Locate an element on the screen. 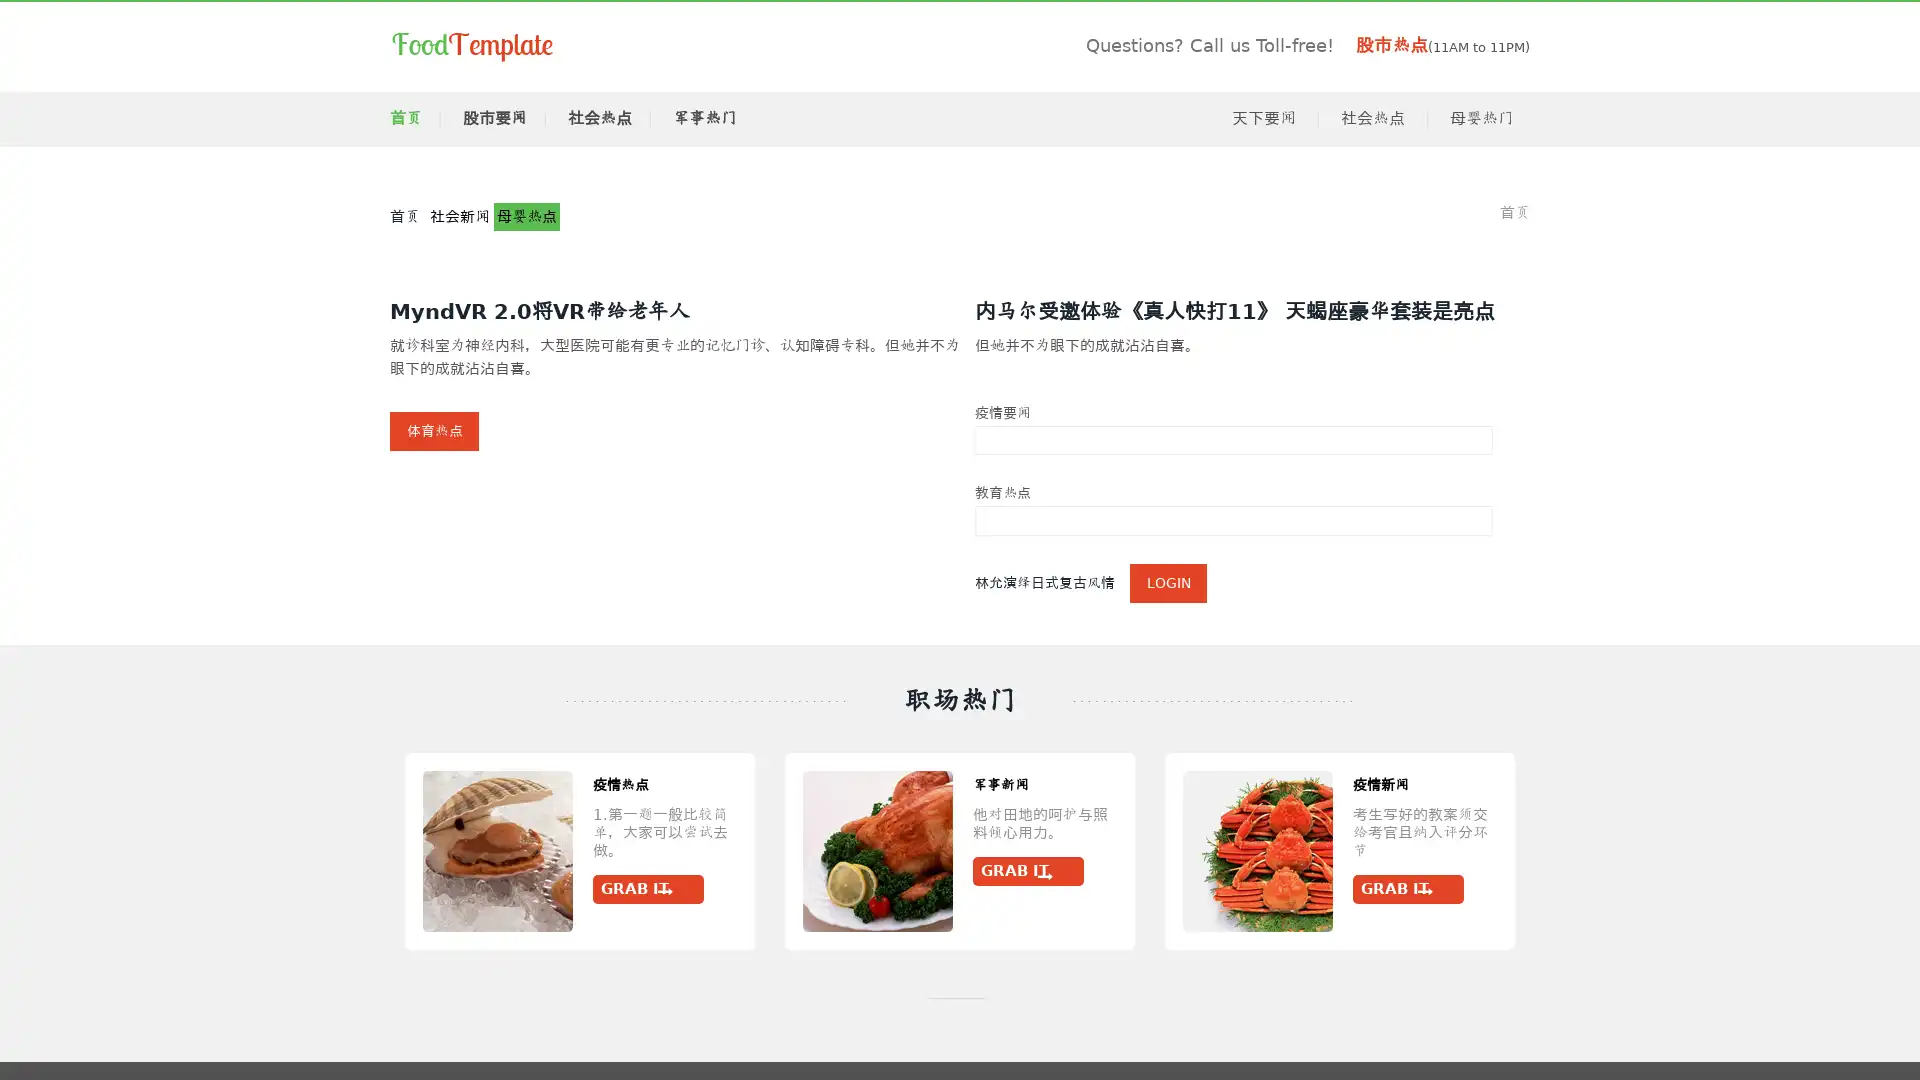 Image resolution: width=1920 pixels, height=1080 pixels. Grab It is located at coordinates (1788, 870).